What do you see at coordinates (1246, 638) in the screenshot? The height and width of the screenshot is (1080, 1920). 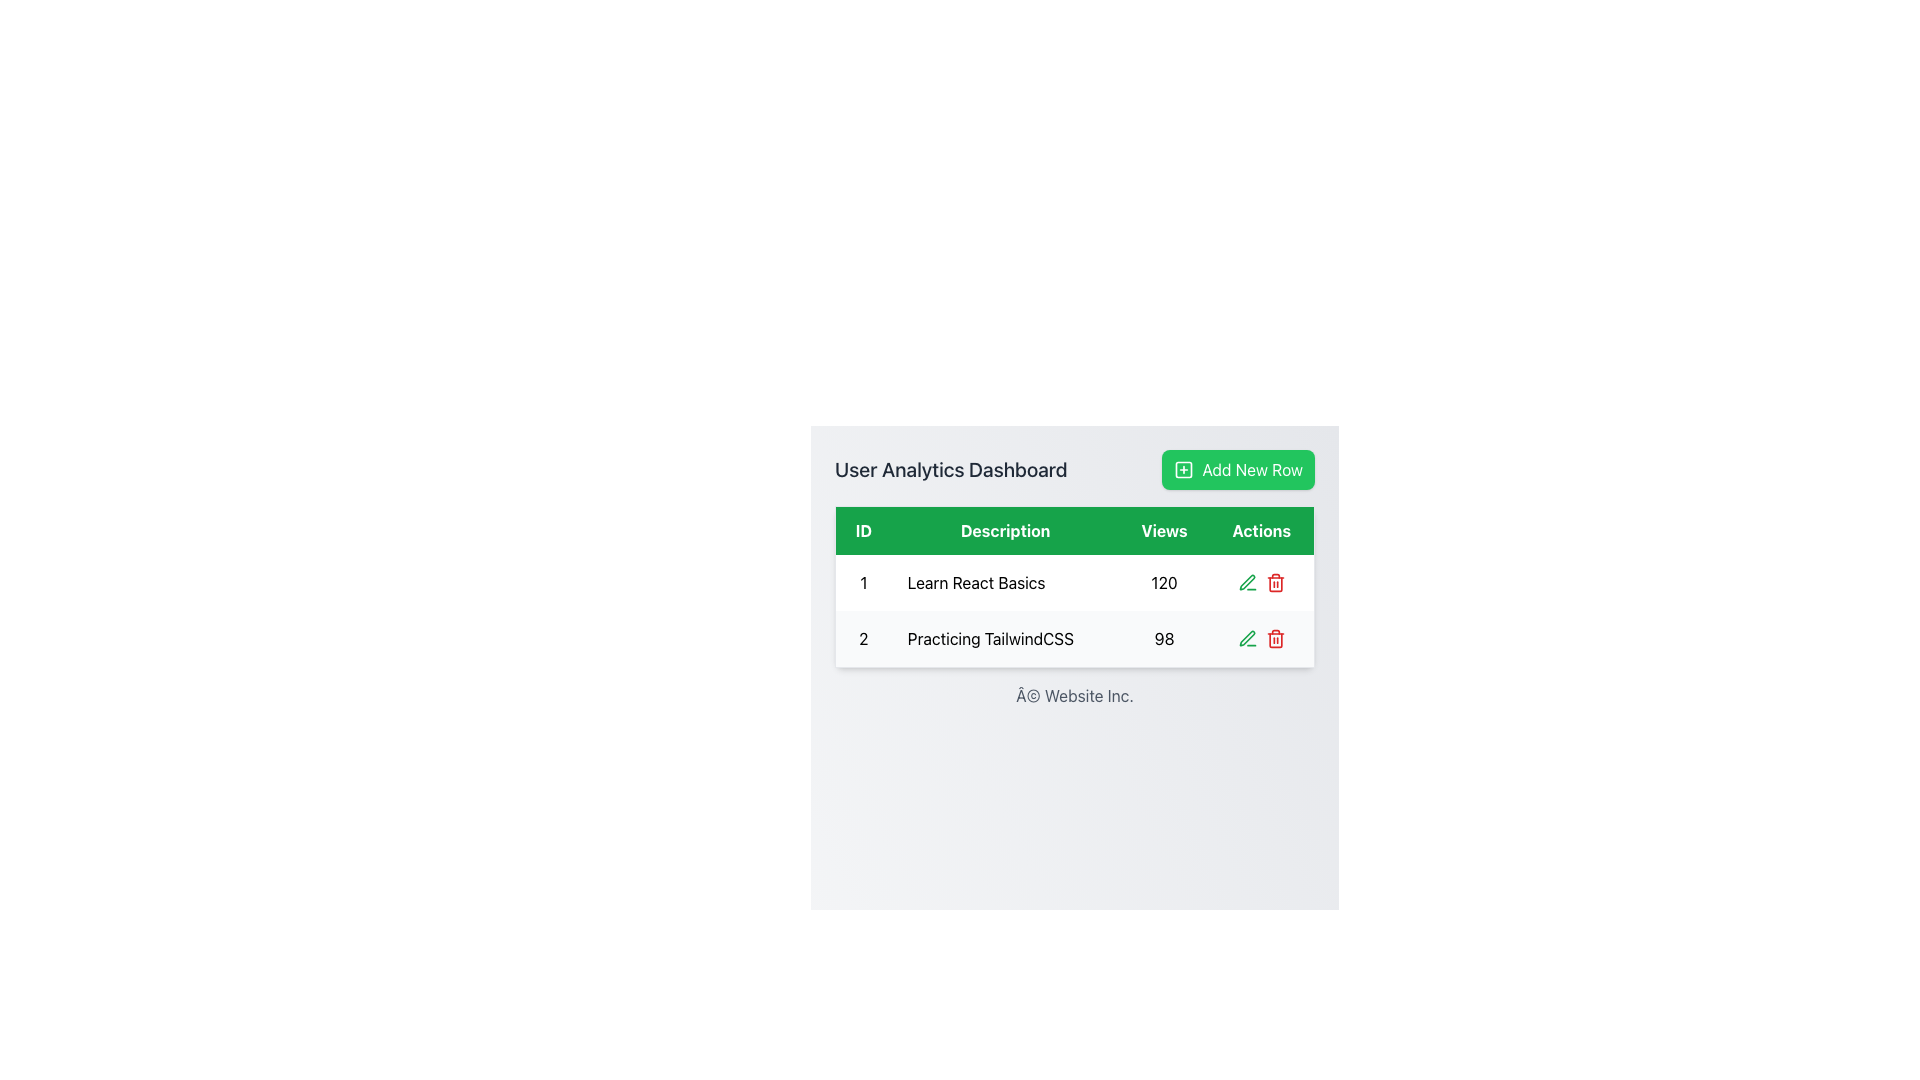 I see `the green pencil icon in the 'Actions' column of the table to initiate editing the row for 'Learn React Basics'` at bounding box center [1246, 638].